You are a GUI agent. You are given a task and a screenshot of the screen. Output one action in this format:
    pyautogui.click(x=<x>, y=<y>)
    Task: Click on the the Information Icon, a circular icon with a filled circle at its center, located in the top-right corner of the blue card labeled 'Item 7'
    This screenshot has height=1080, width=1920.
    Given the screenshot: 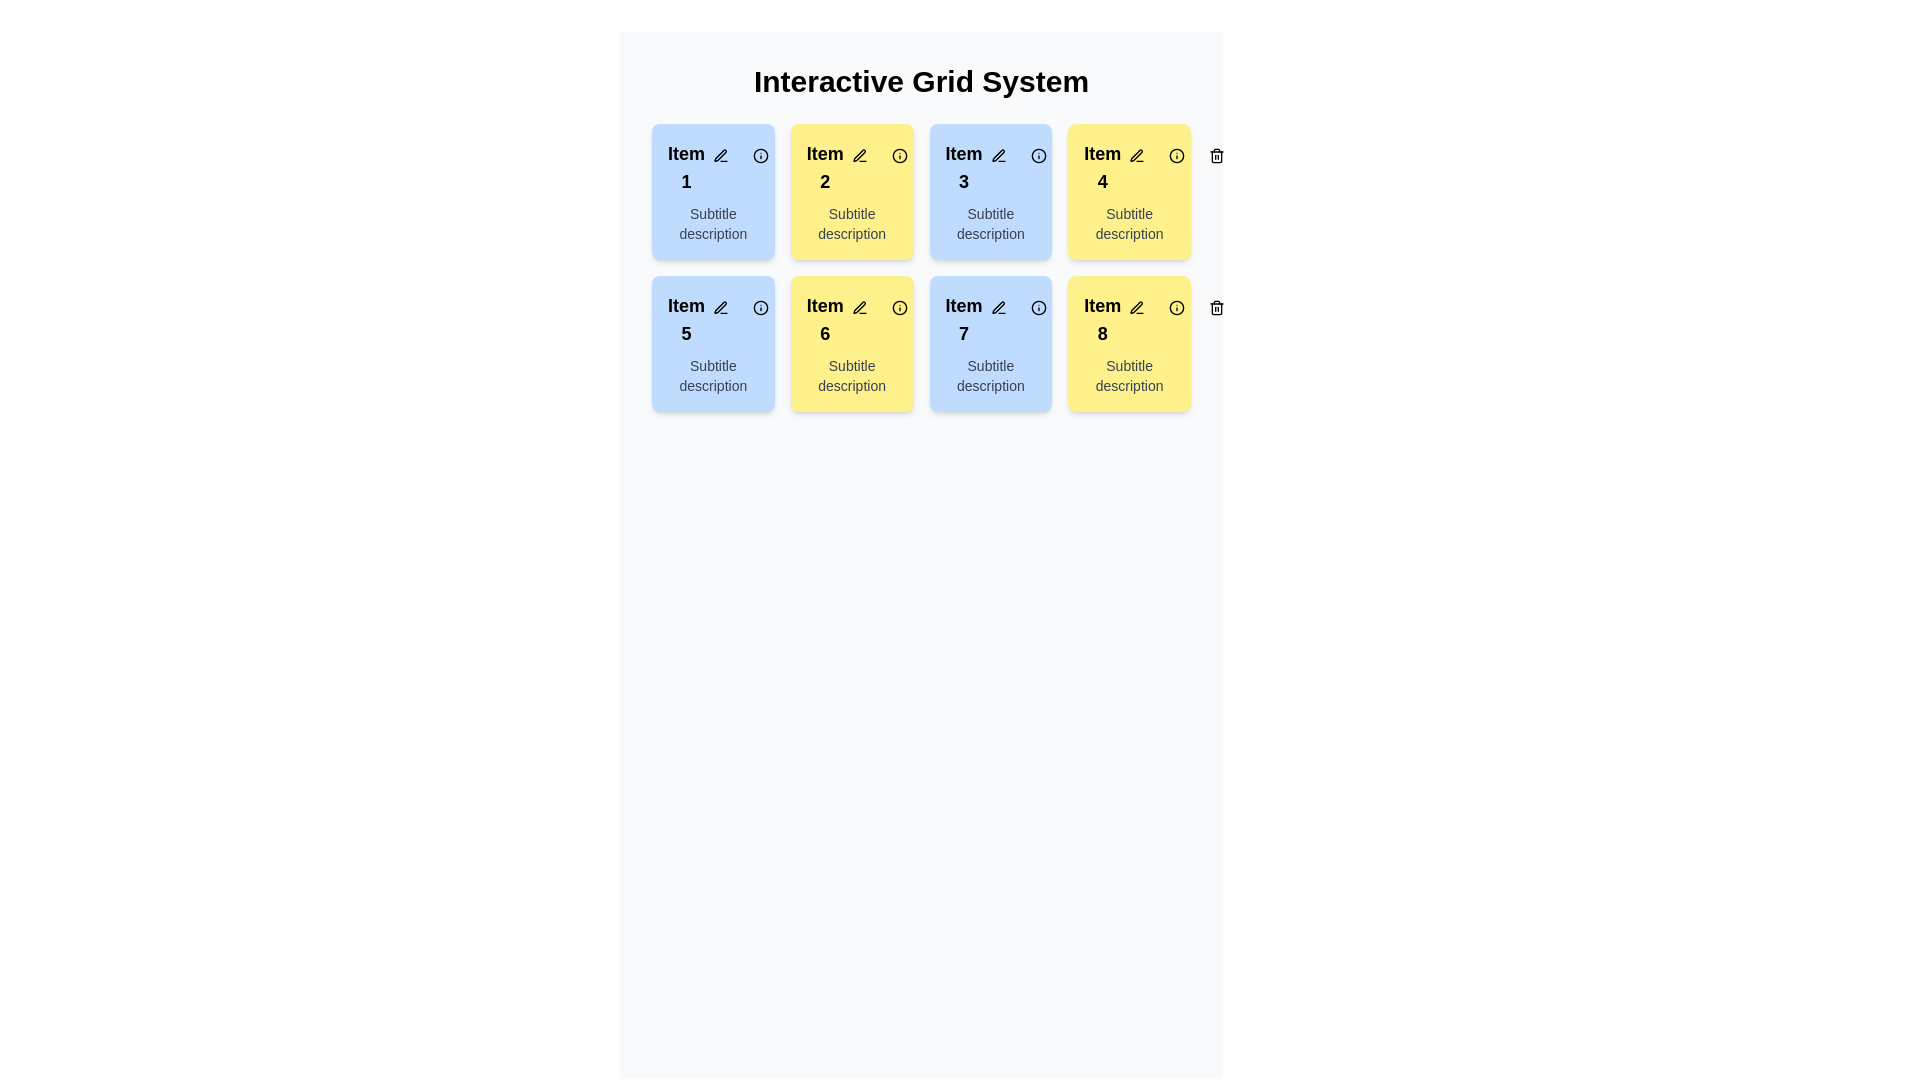 What is the action you would take?
    pyautogui.click(x=1038, y=308)
    